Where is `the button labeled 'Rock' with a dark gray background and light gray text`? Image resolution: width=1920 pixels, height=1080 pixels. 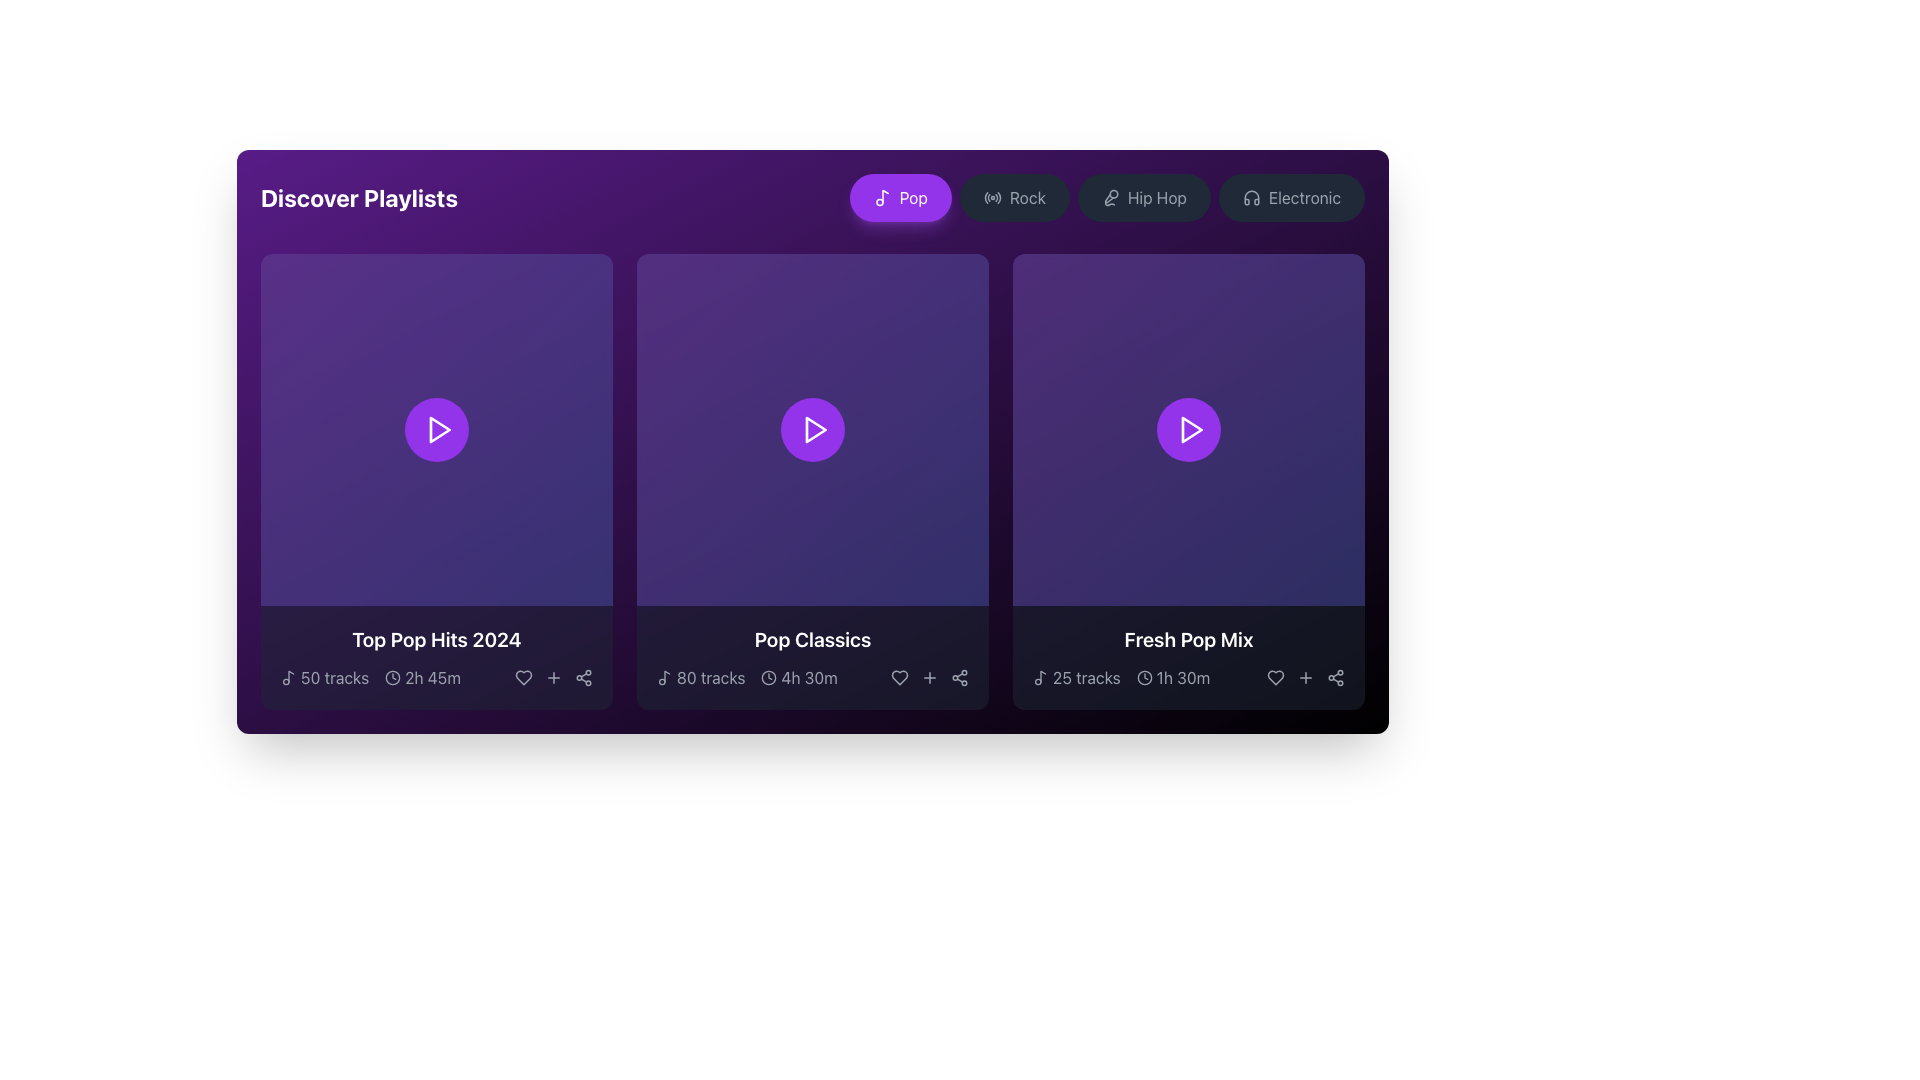
the button labeled 'Rock' with a dark gray background and light gray text is located at coordinates (1014, 197).